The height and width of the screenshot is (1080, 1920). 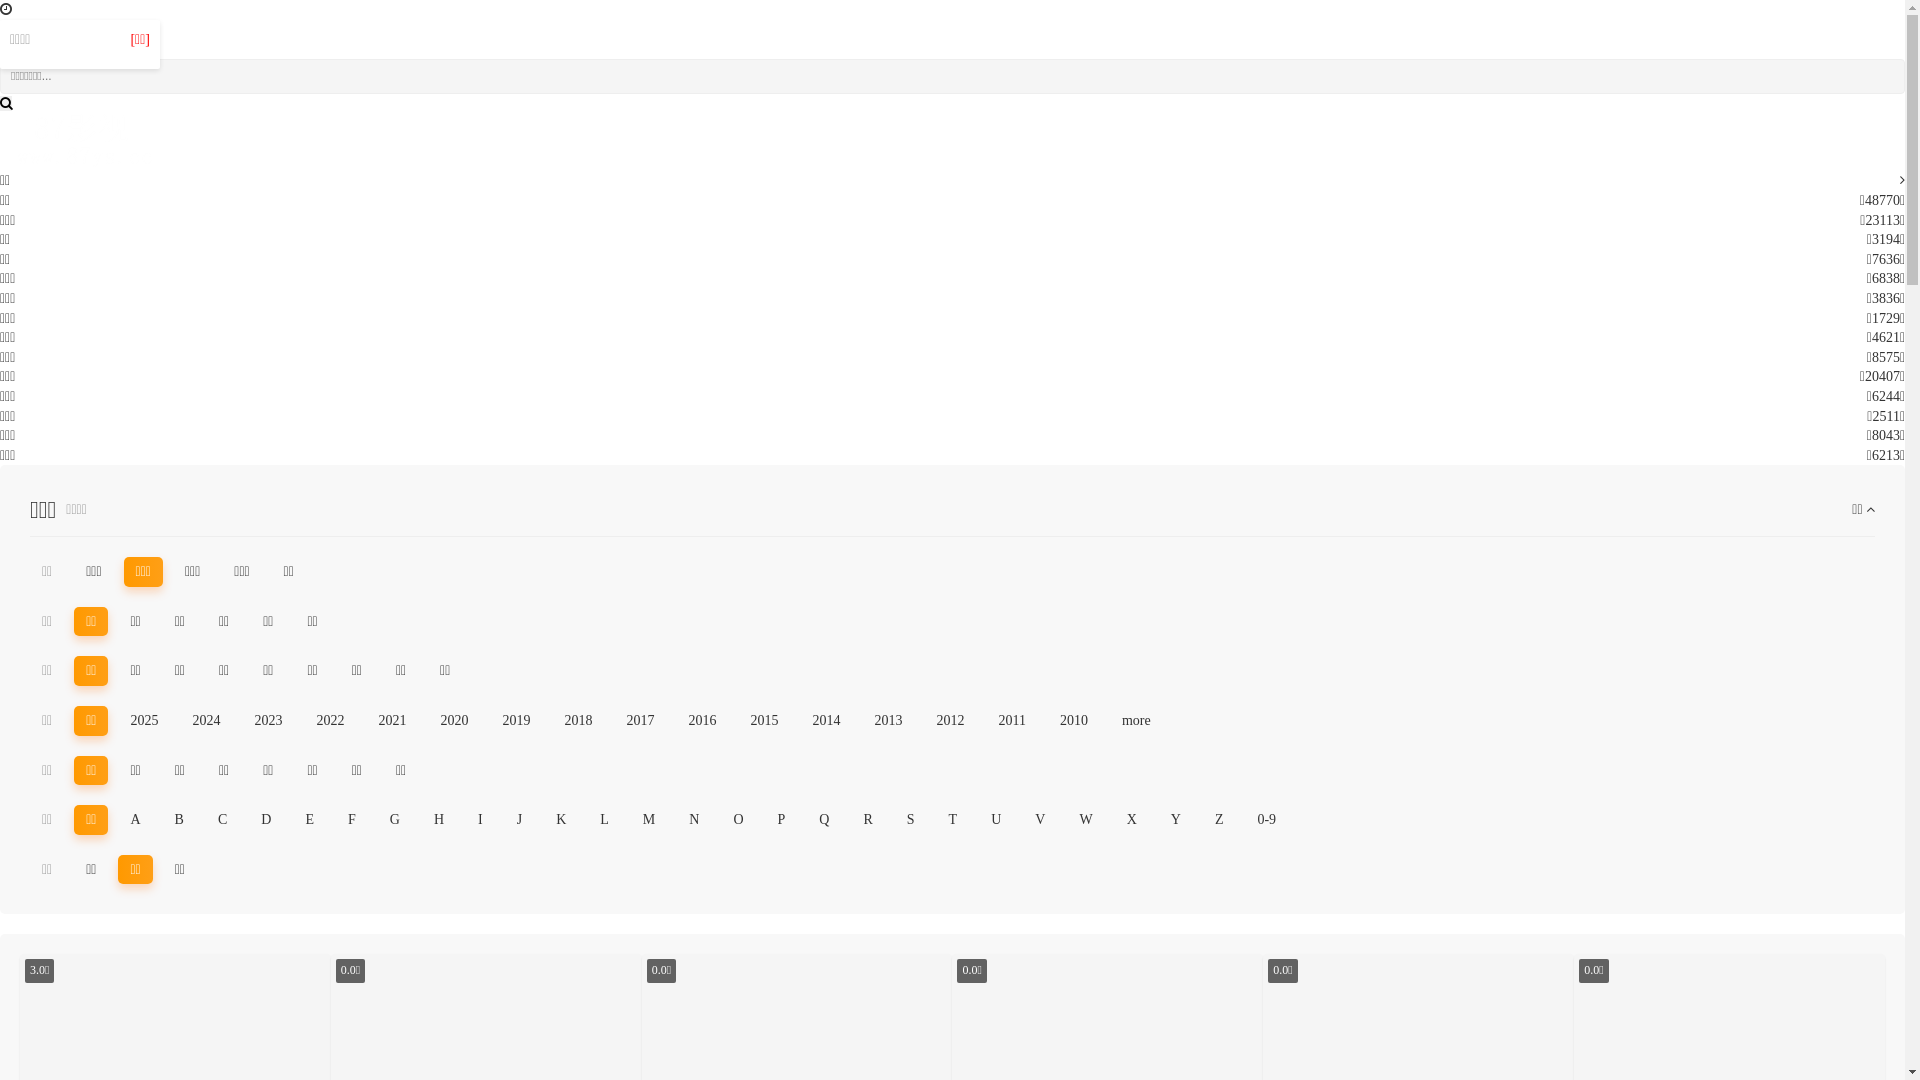 What do you see at coordinates (1243, 820) in the screenshot?
I see `'0-9'` at bounding box center [1243, 820].